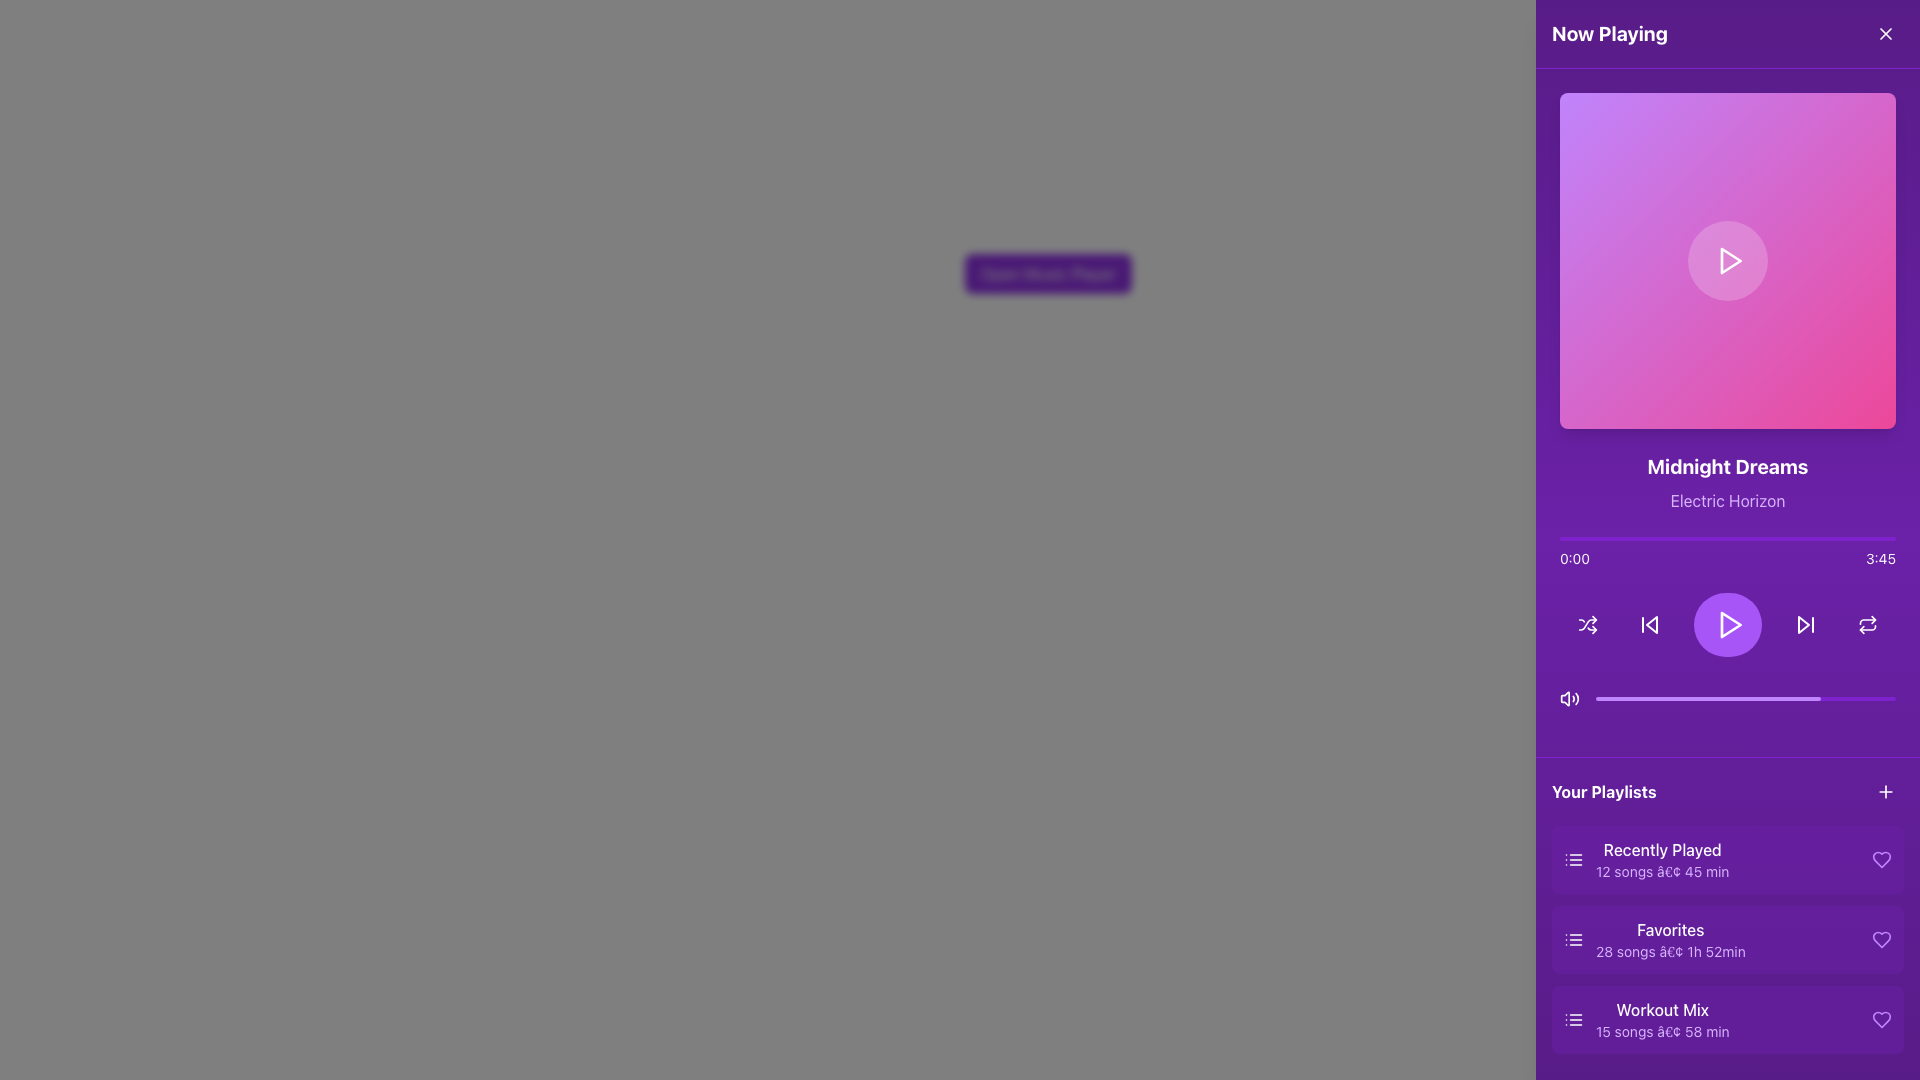  What do you see at coordinates (1662, 859) in the screenshot?
I see `the 'Recently Played' textual label in the 'Your Playlists' section` at bounding box center [1662, 859].